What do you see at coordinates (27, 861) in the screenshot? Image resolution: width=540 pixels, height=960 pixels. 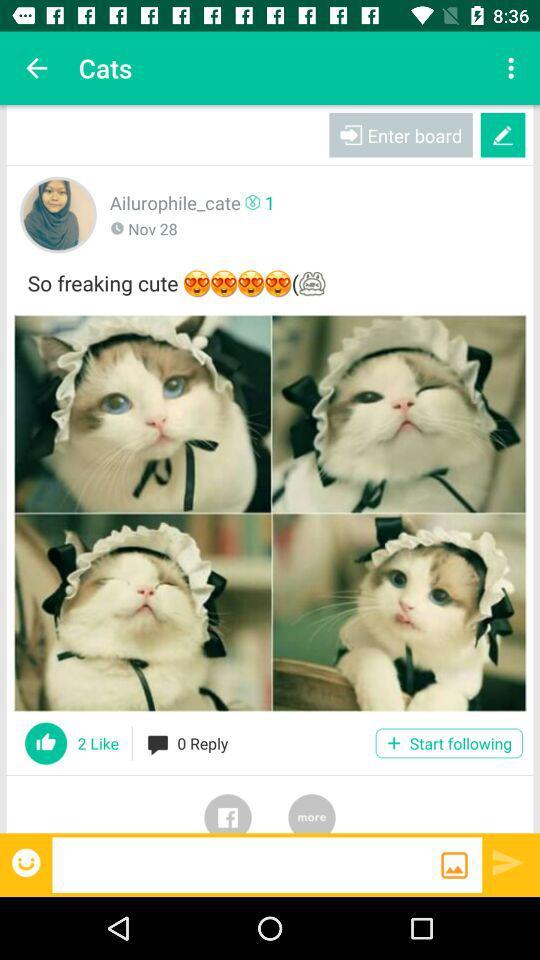 I see `emoji icon button` at bounding box center [27, 861].